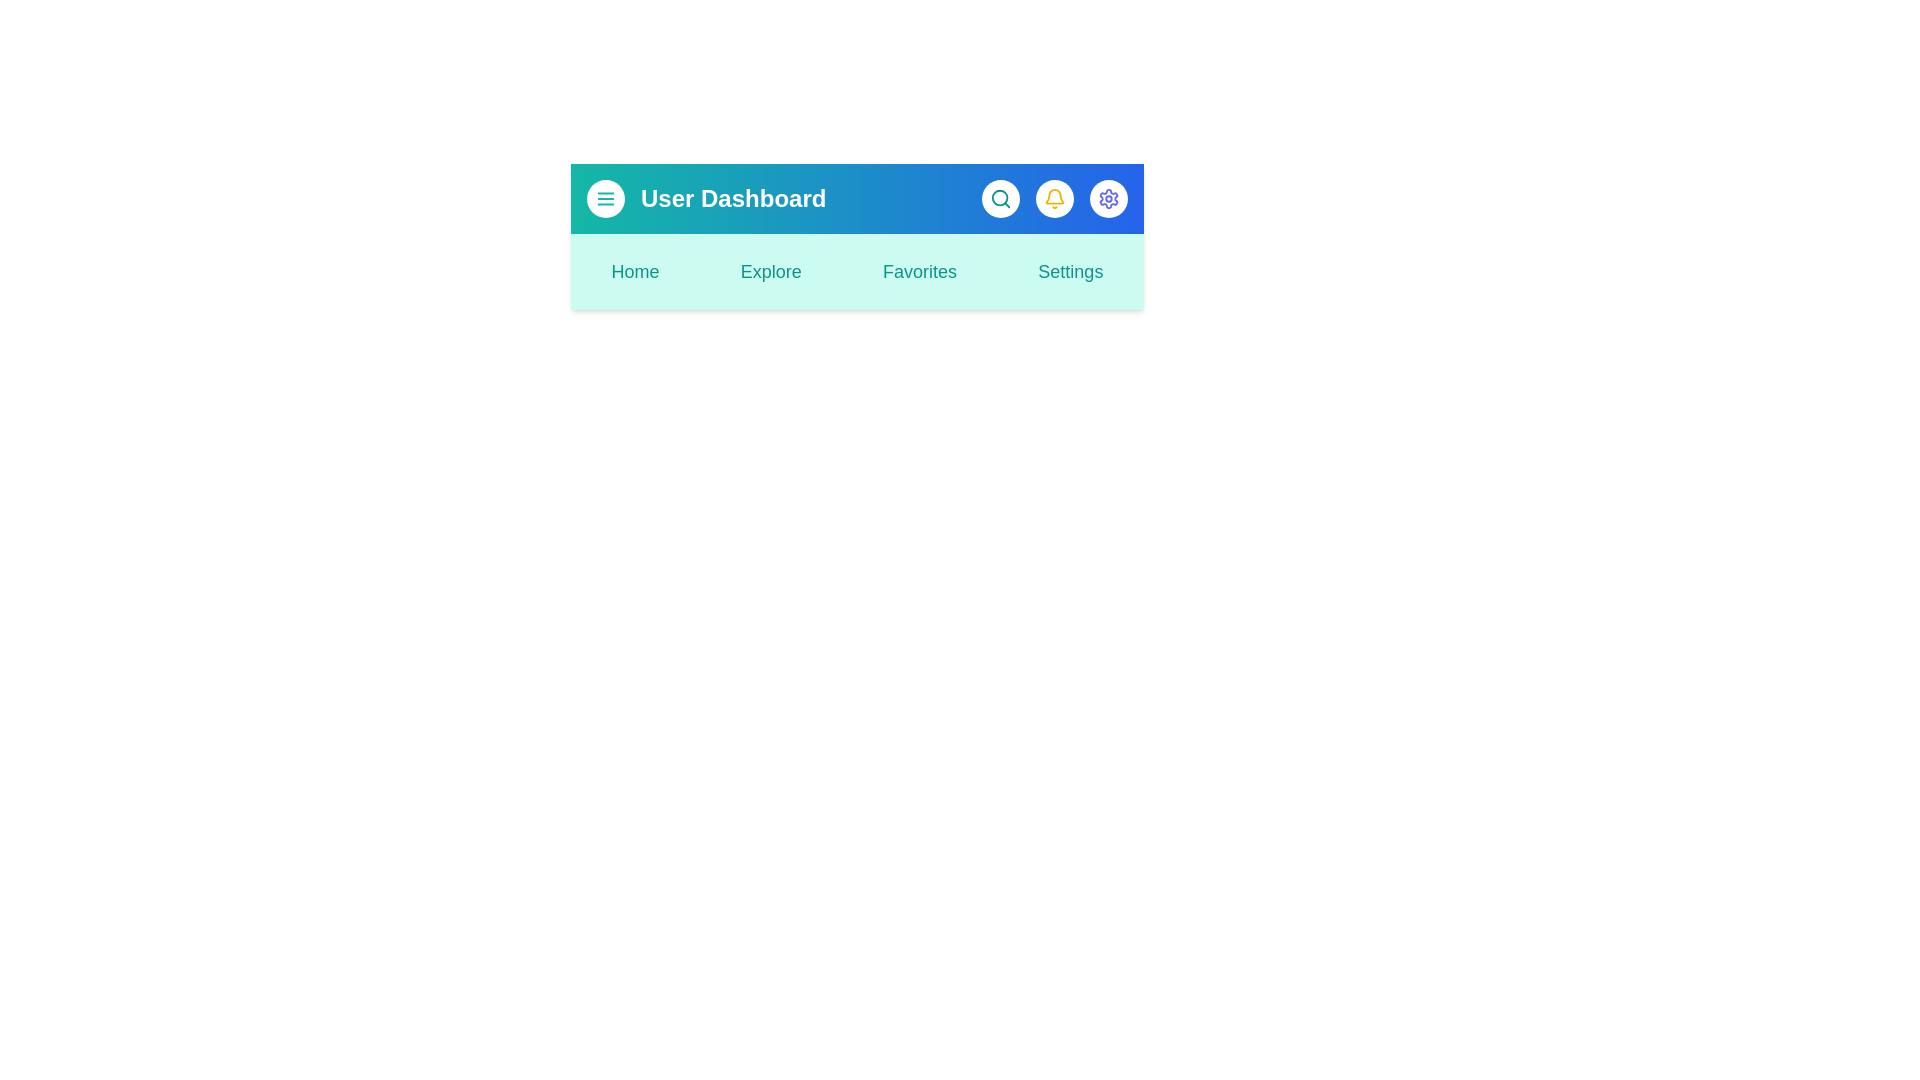  I want to click on the search button to observe the hover effect, so click(1001, 199).